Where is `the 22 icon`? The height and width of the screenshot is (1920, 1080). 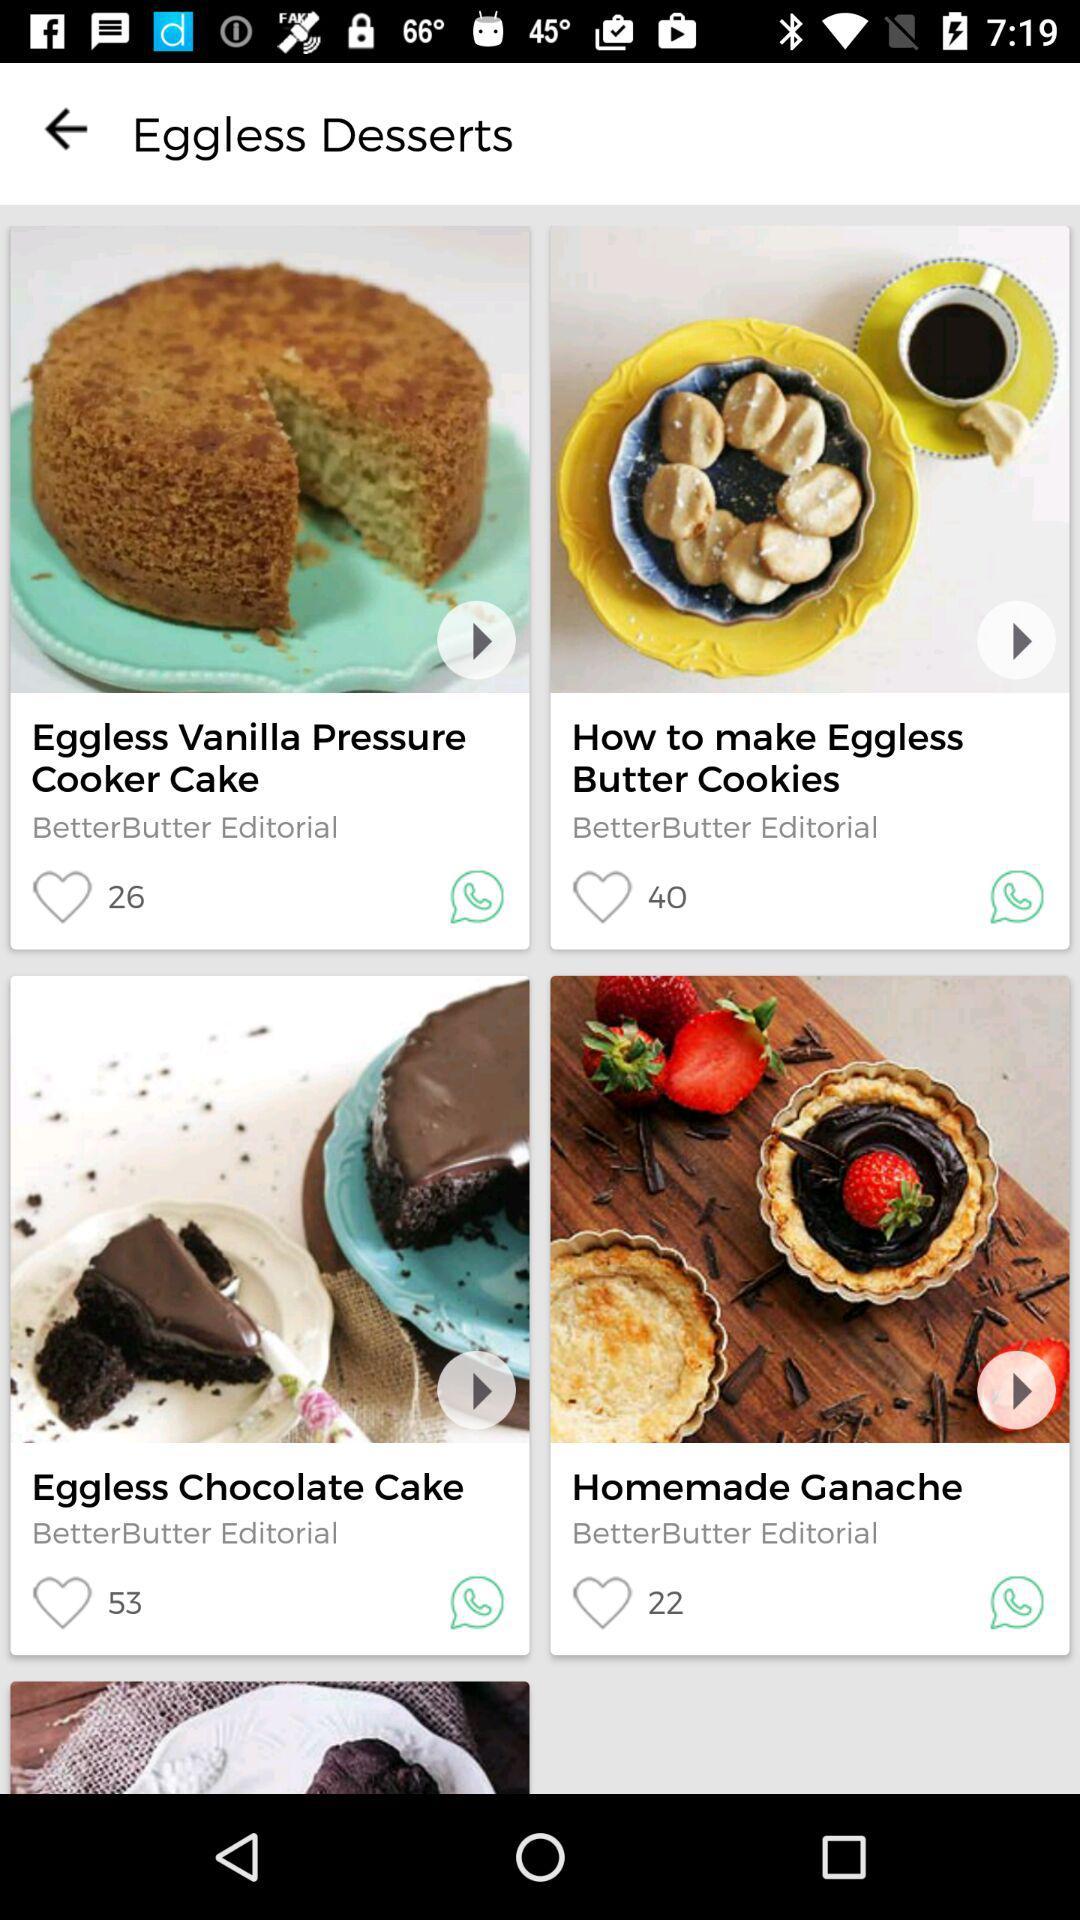
the 22 icon is located at coordinates (626, 1602).